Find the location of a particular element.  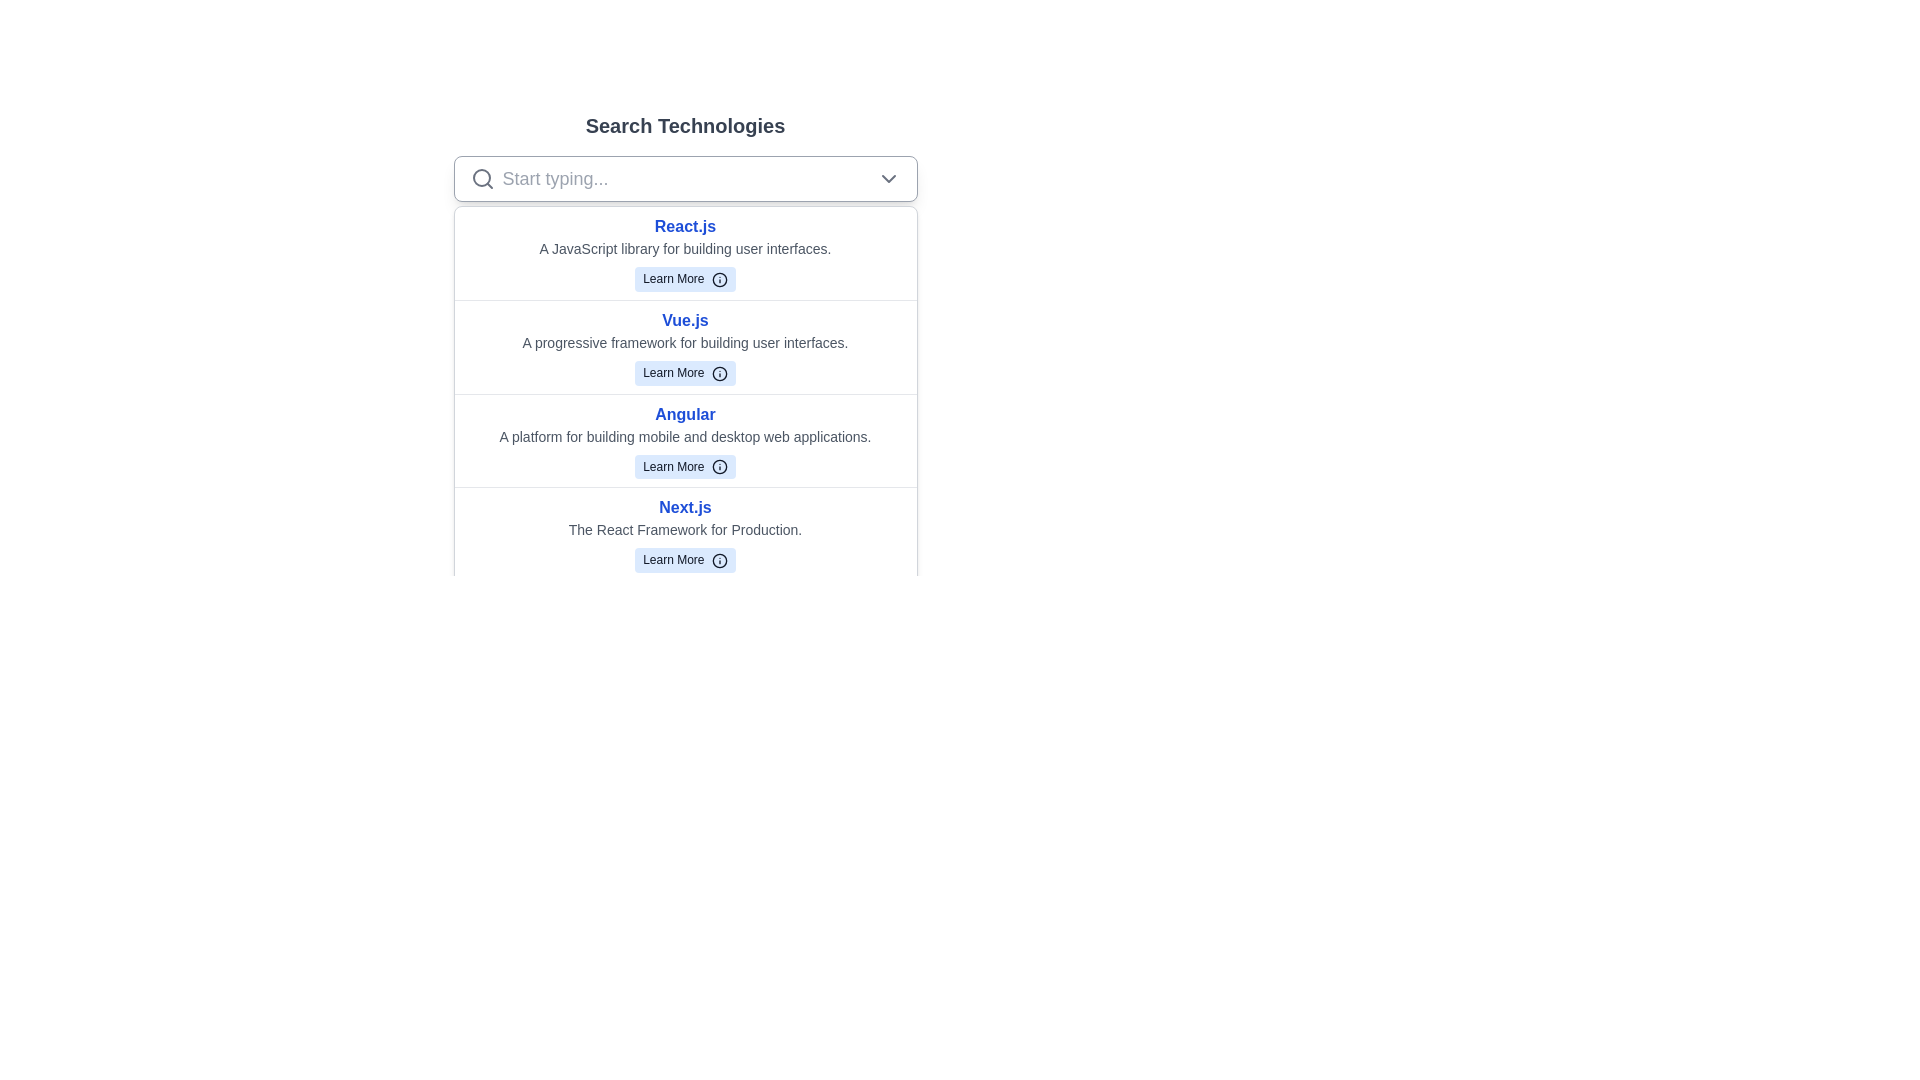

the icon associated with the 'Learn More' button for the 'Angular' technology entry, which is the third button in a vertical list is located at coordinates (719, 467).